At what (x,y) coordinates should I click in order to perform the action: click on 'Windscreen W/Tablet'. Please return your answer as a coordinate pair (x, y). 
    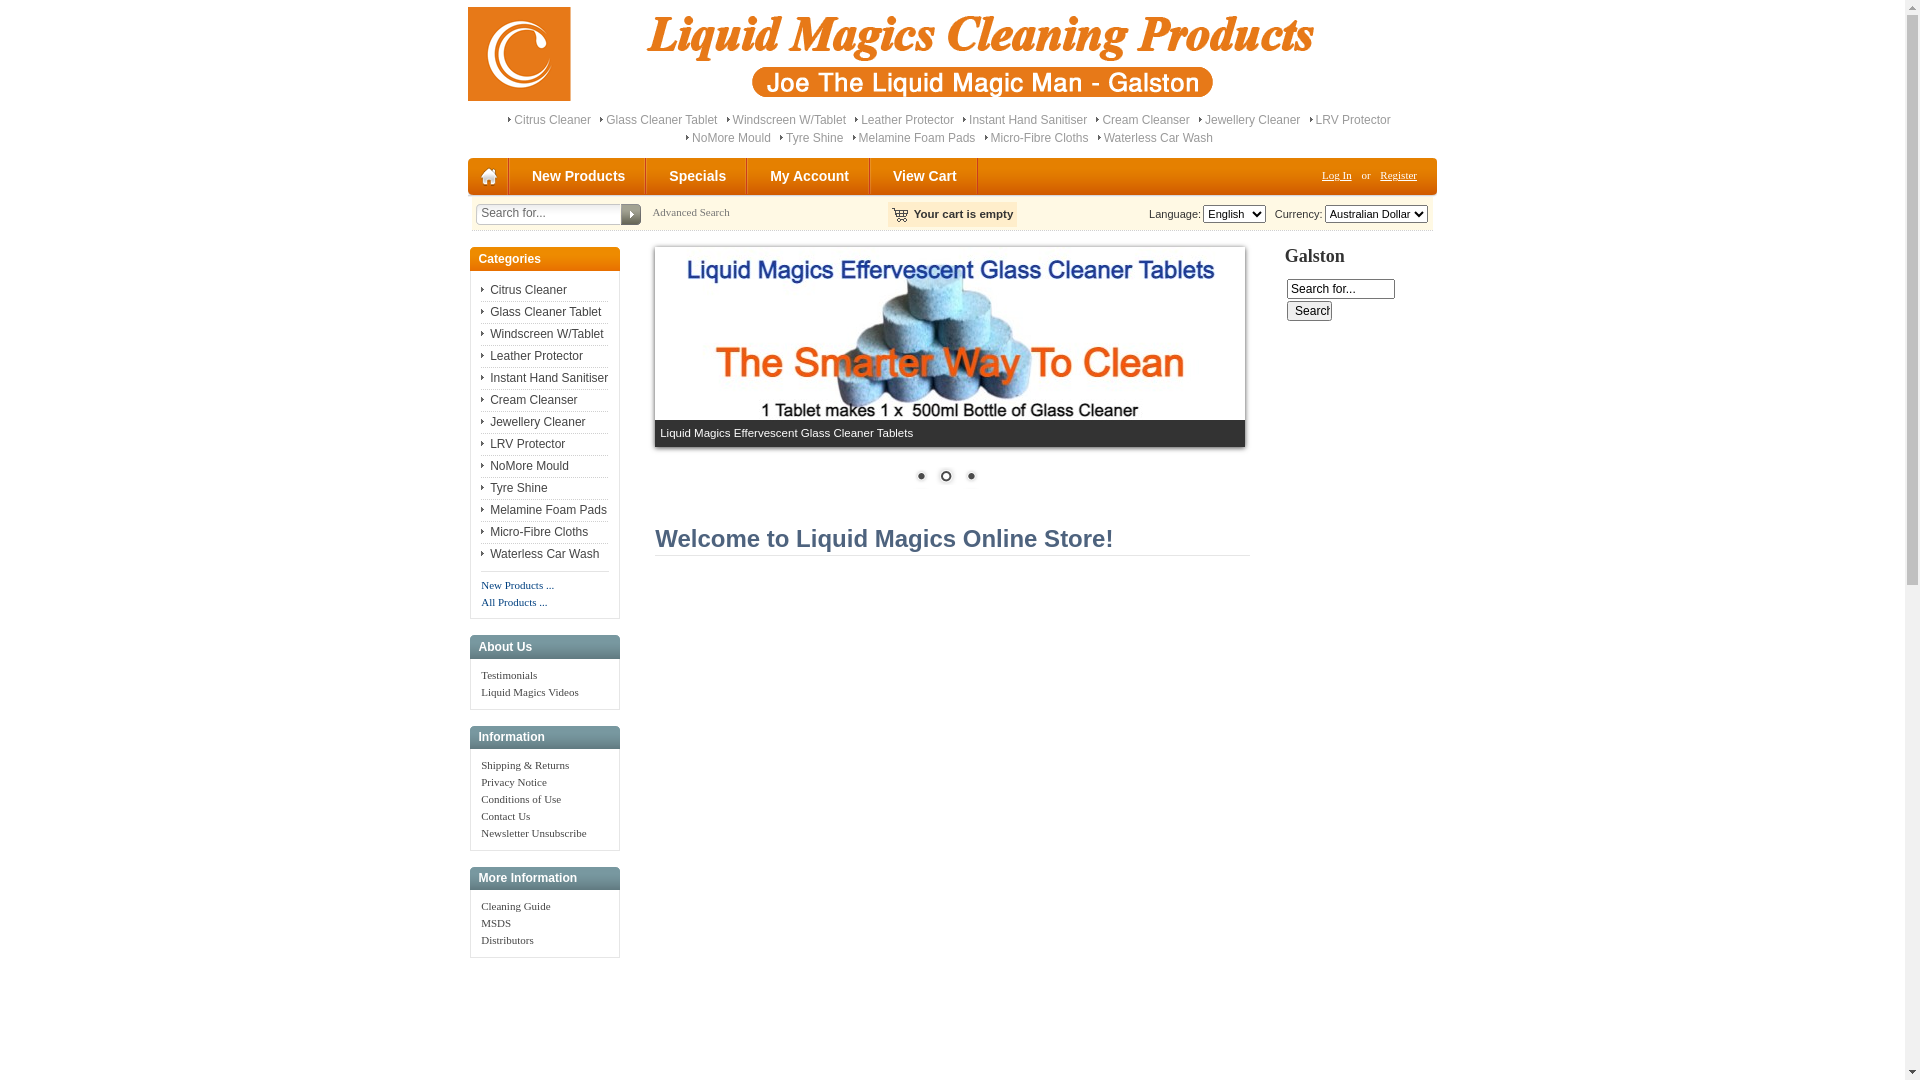
    Looking at the image, I should click on (788, 119).